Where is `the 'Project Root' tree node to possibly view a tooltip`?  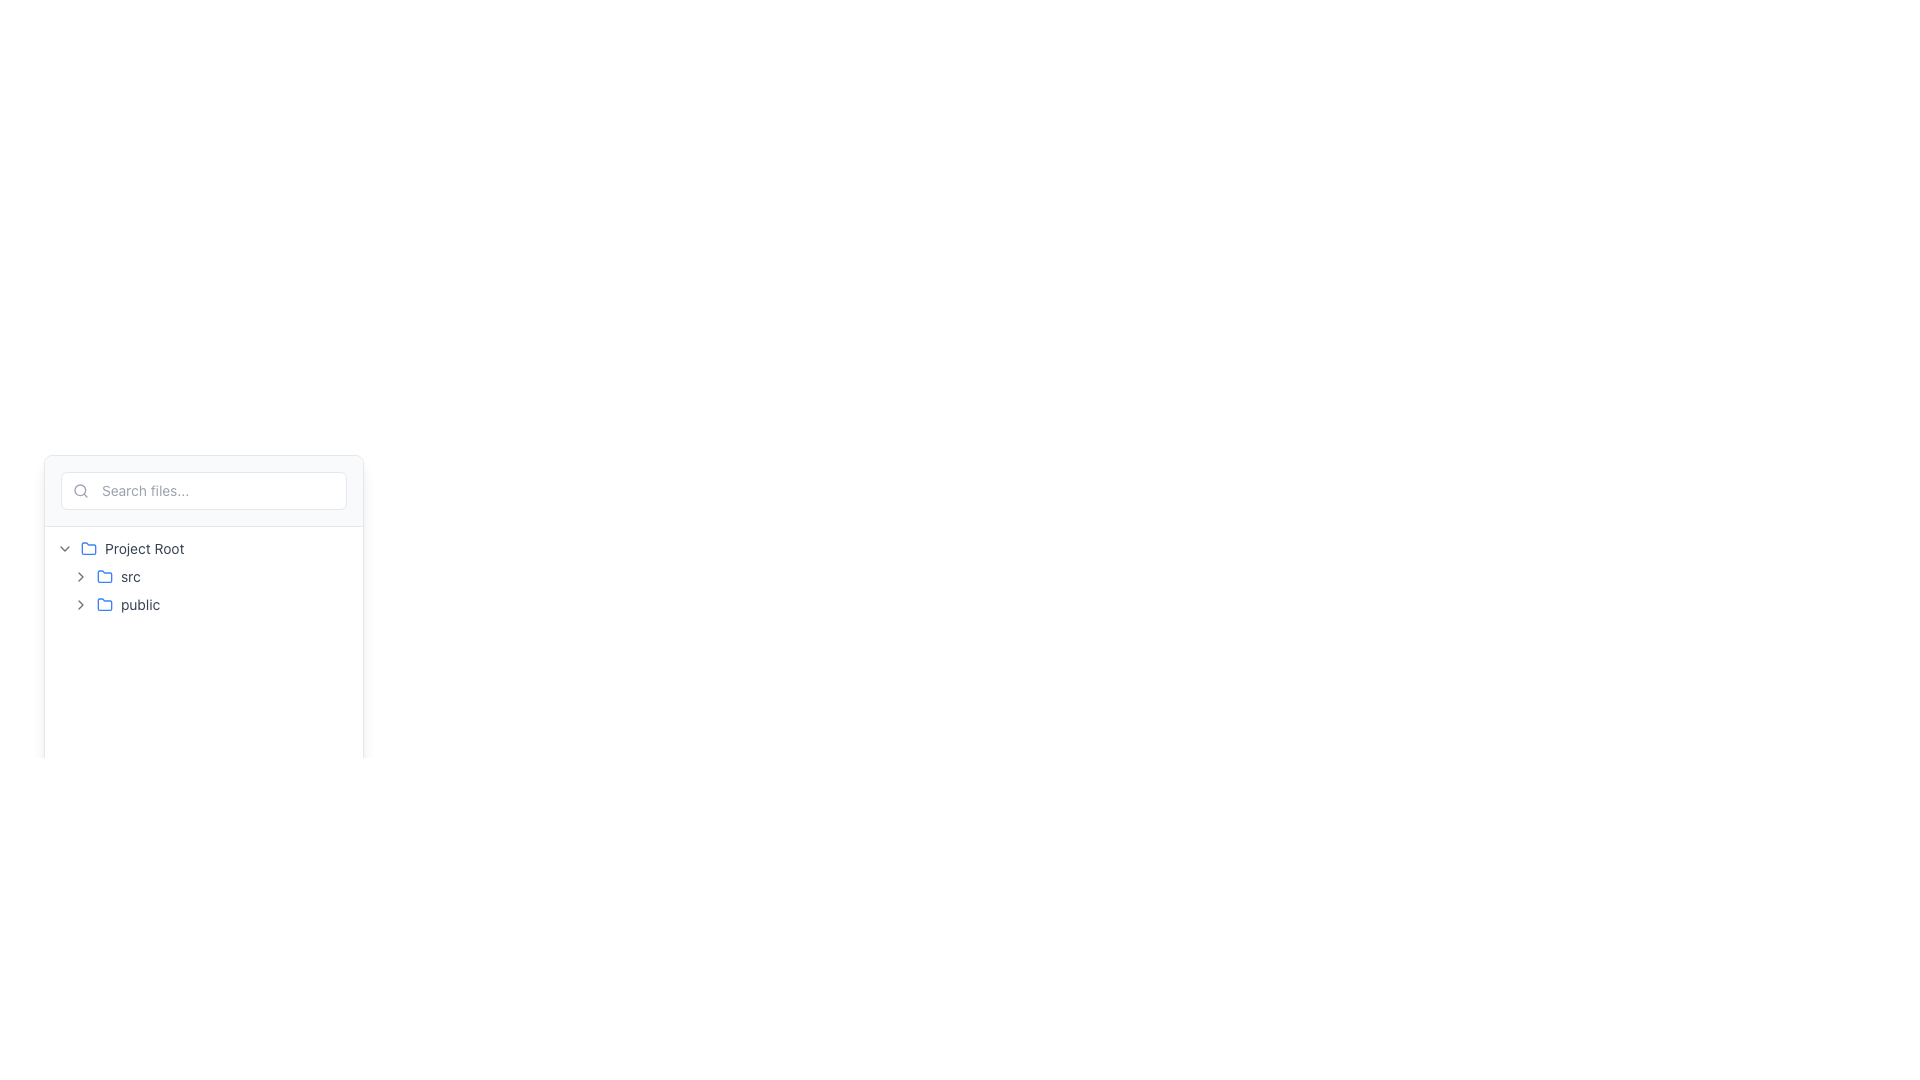
the 'Project Root' tree node to possibly view a tooltip is located at coordinates (119, 548).